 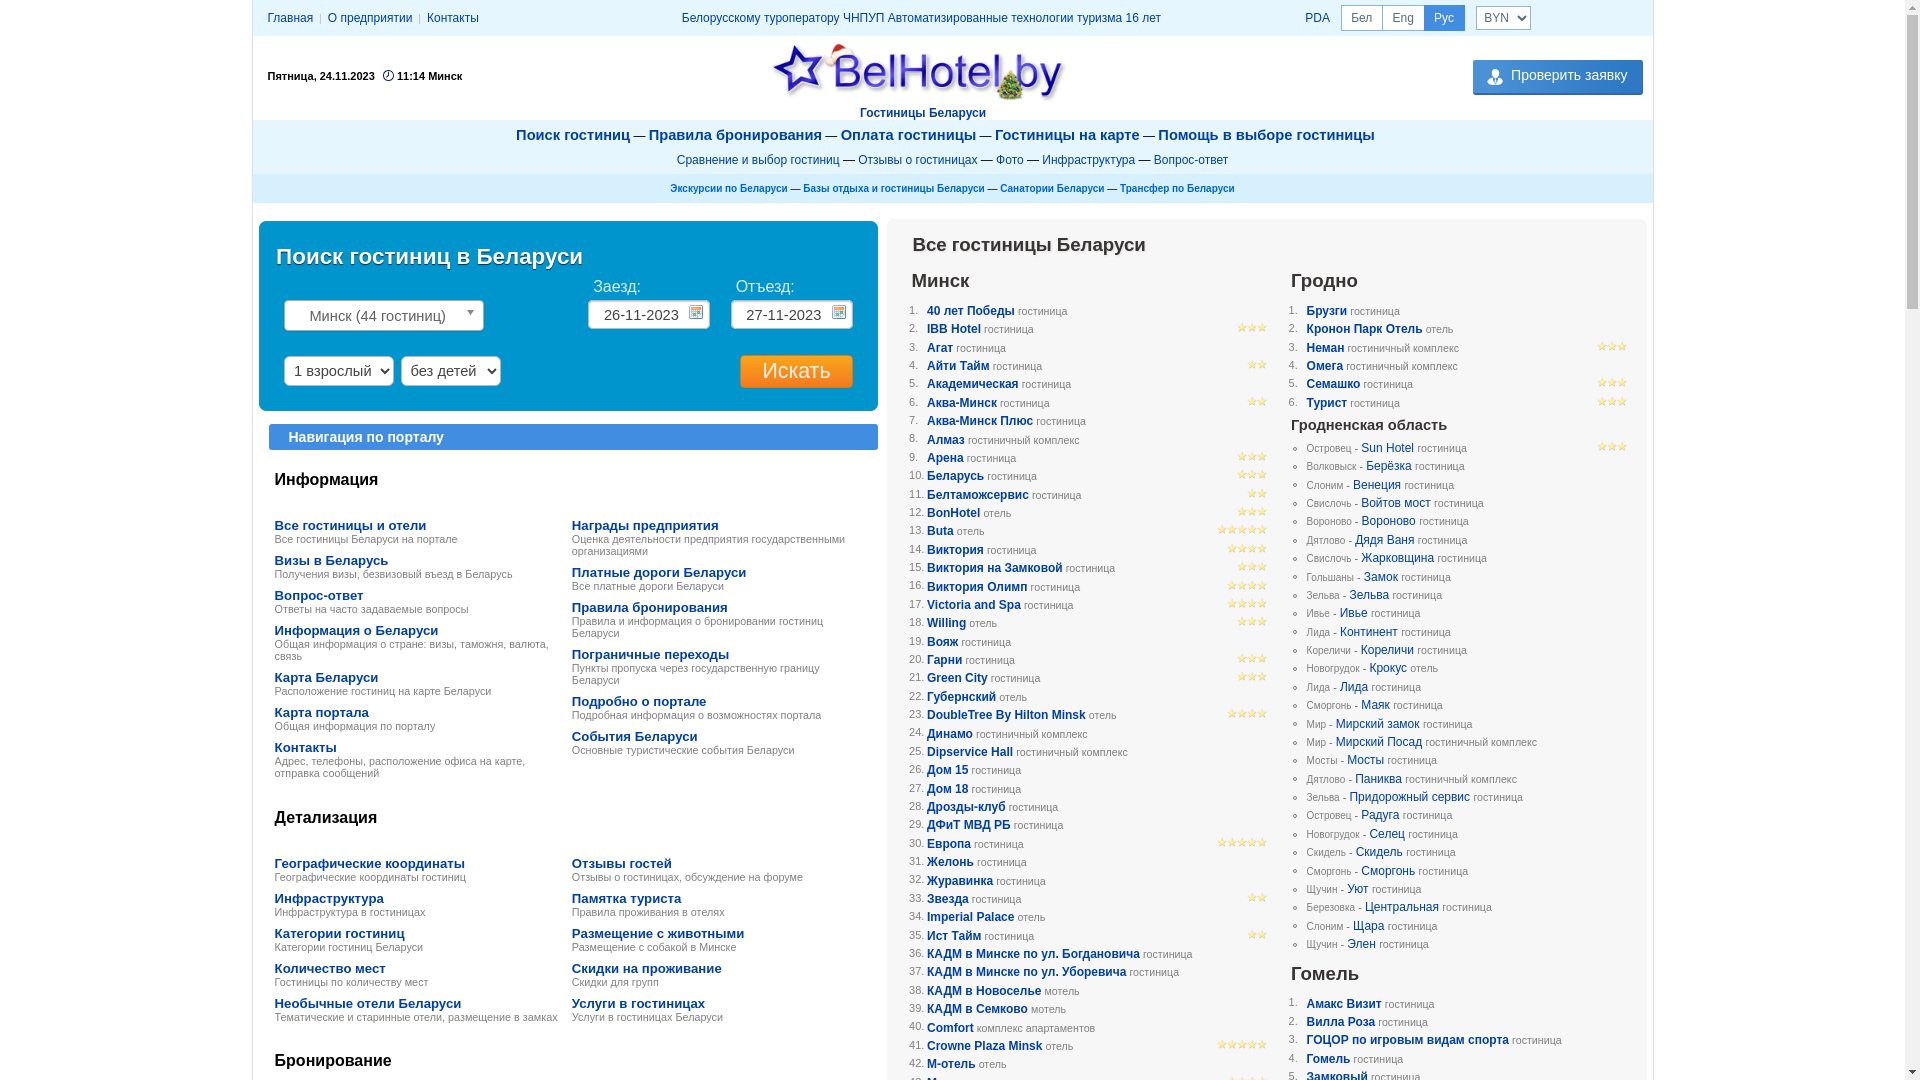 I want to click on 'Victoria and Spa', so click(x=974, y=604).